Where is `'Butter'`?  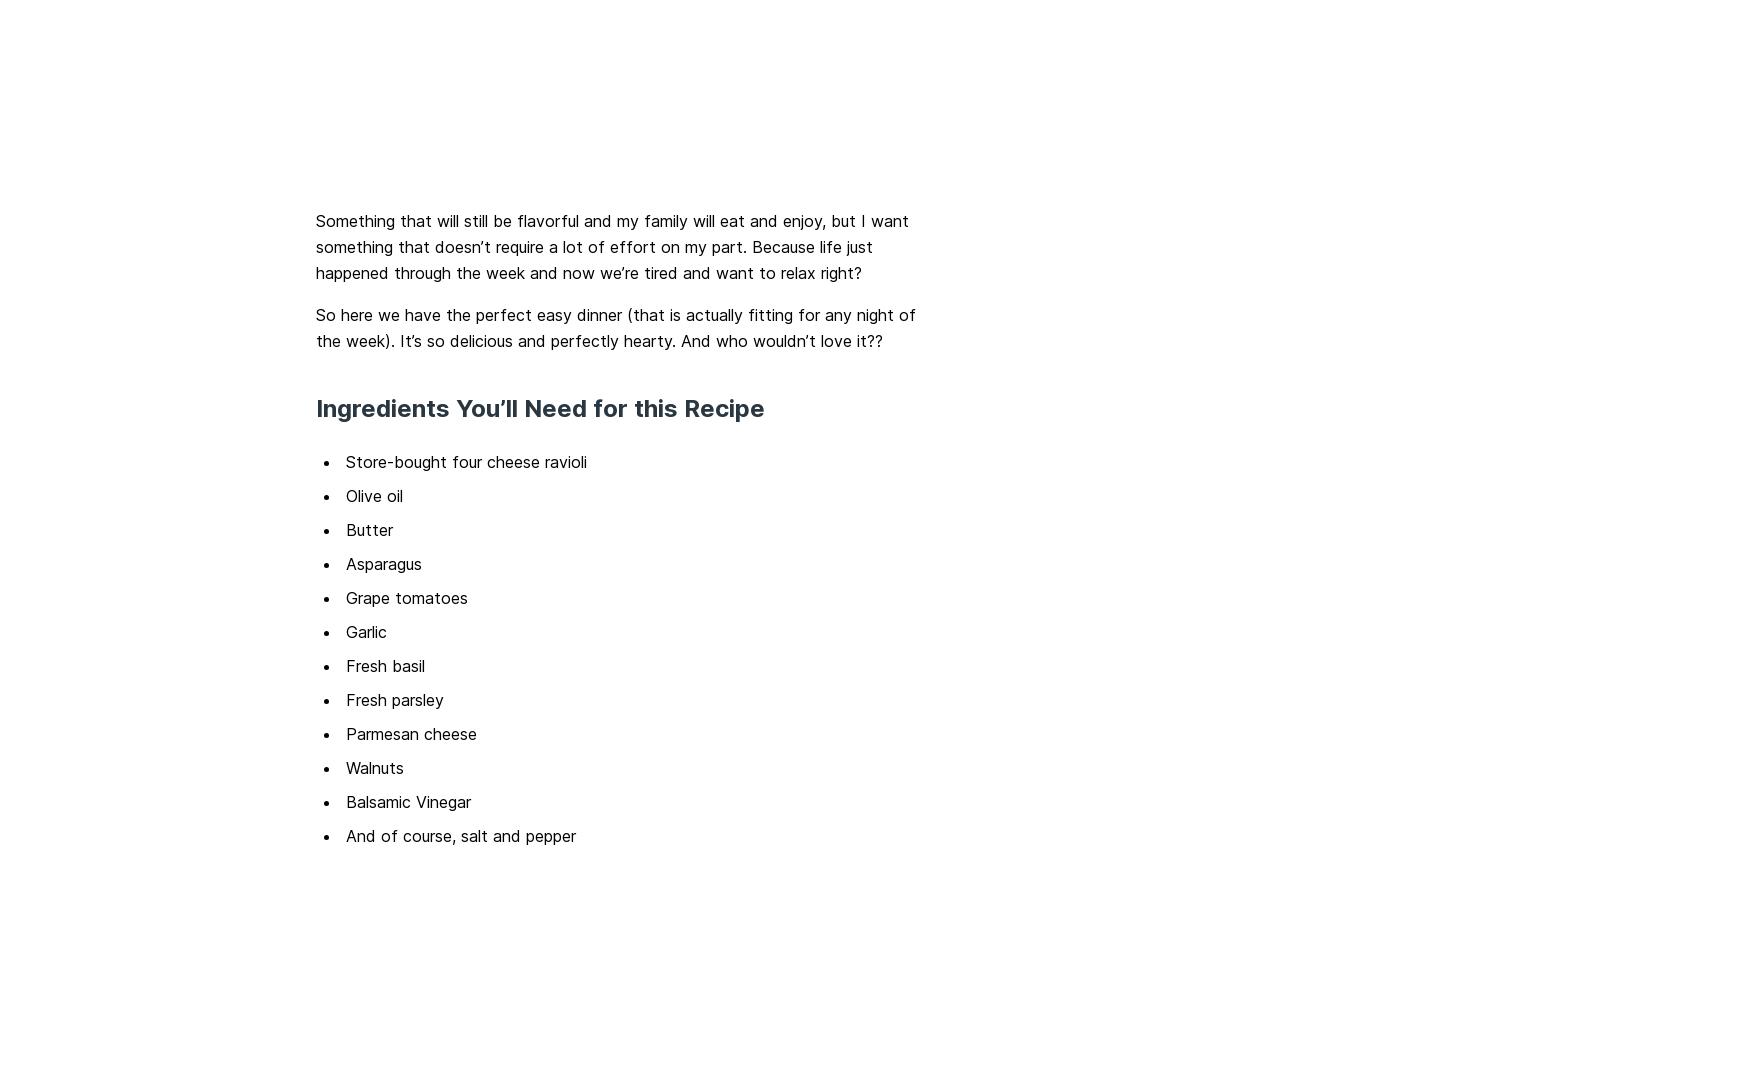 'Butter' is located at coordinates (368, 529).